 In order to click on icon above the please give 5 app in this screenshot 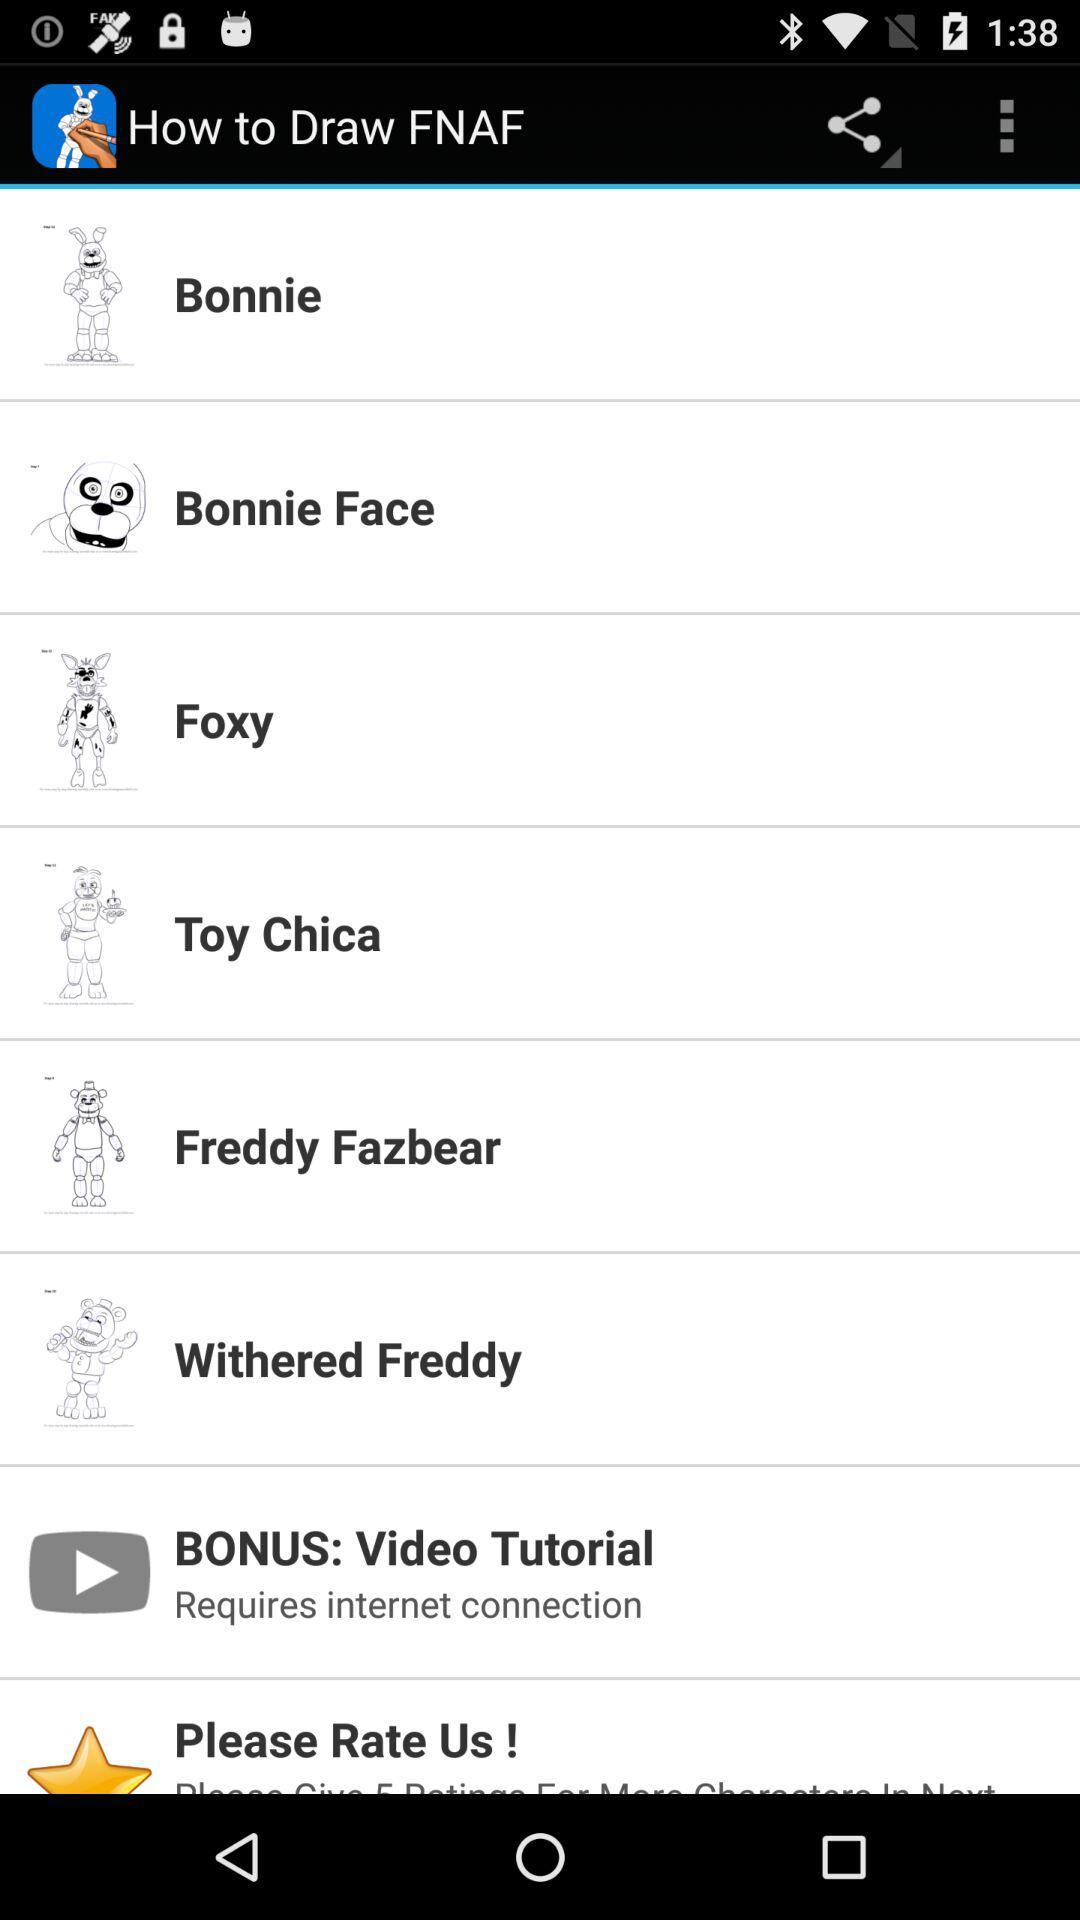, I will do `click(613, 1737)`.